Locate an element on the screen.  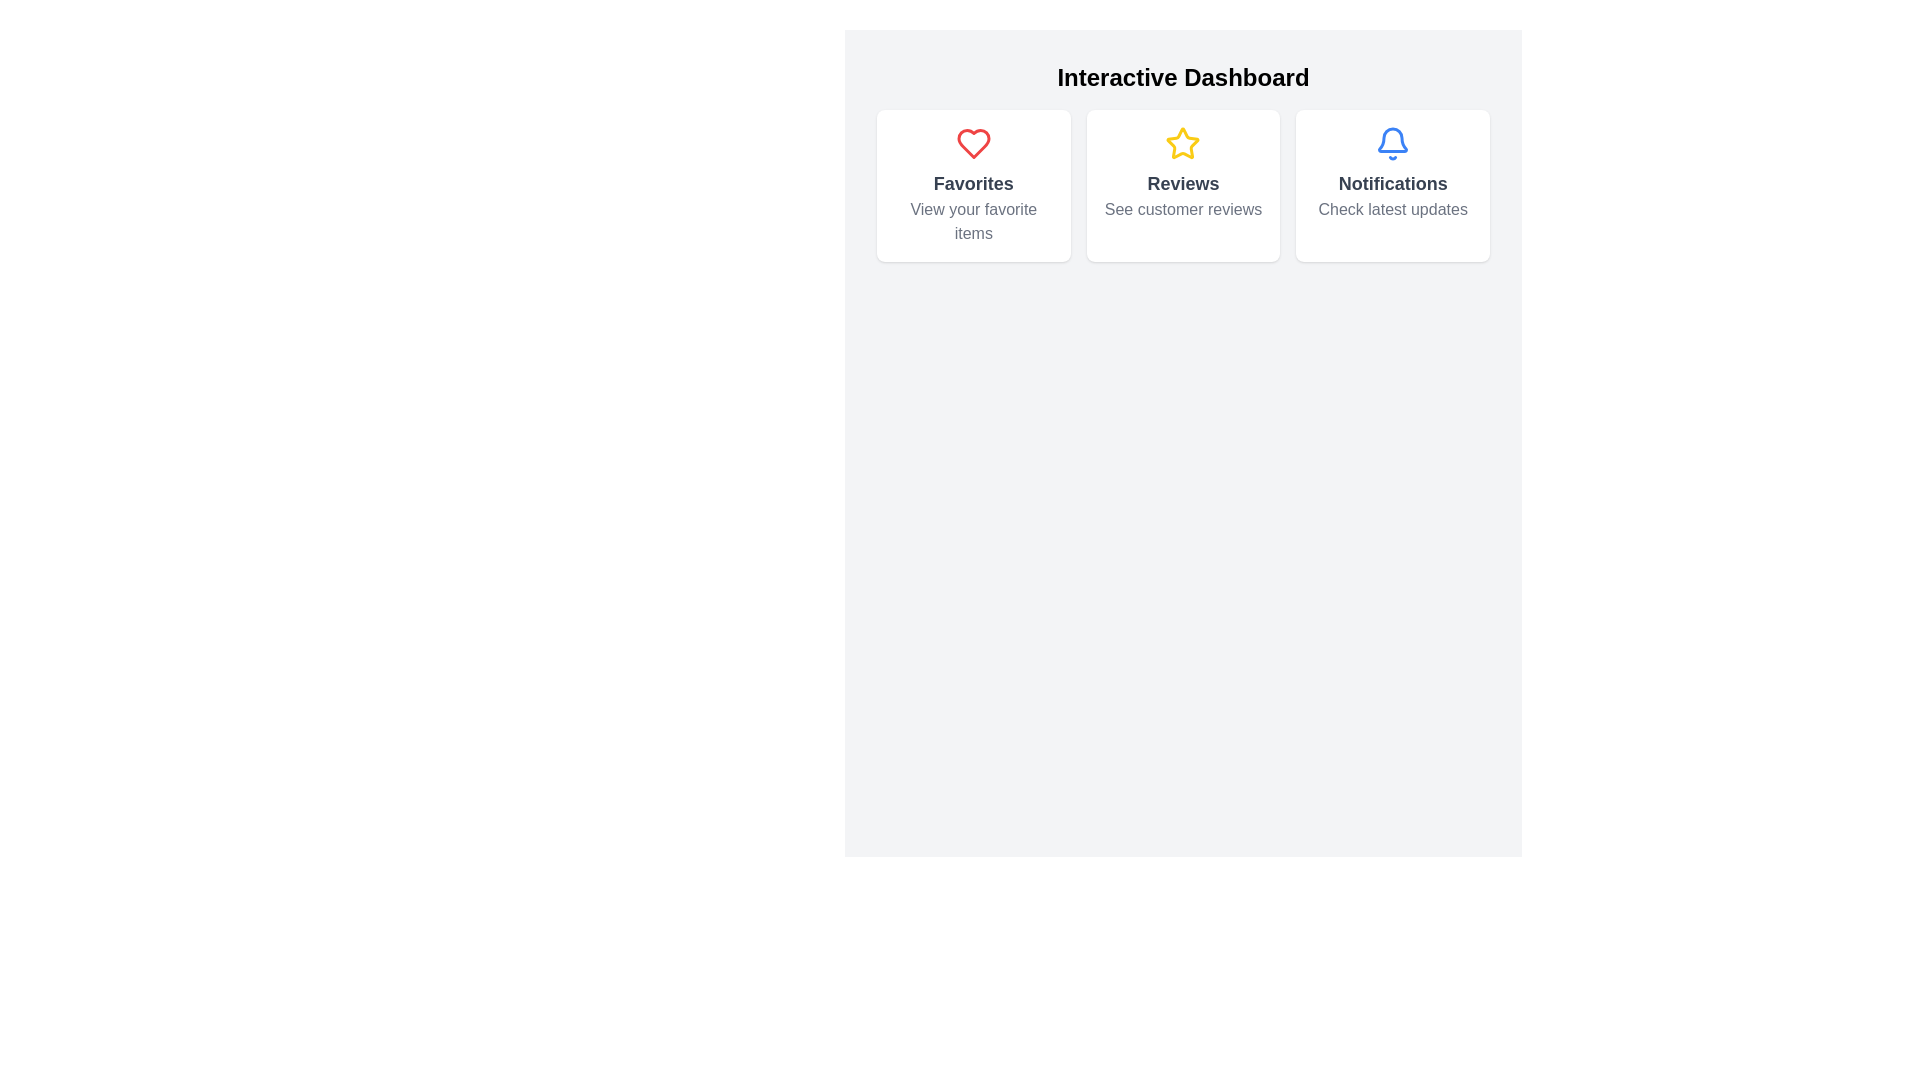
the middle card in the three-card grid layout that displays customer reviews by moving the cursor to its center is located at coordinates (1183, 185).